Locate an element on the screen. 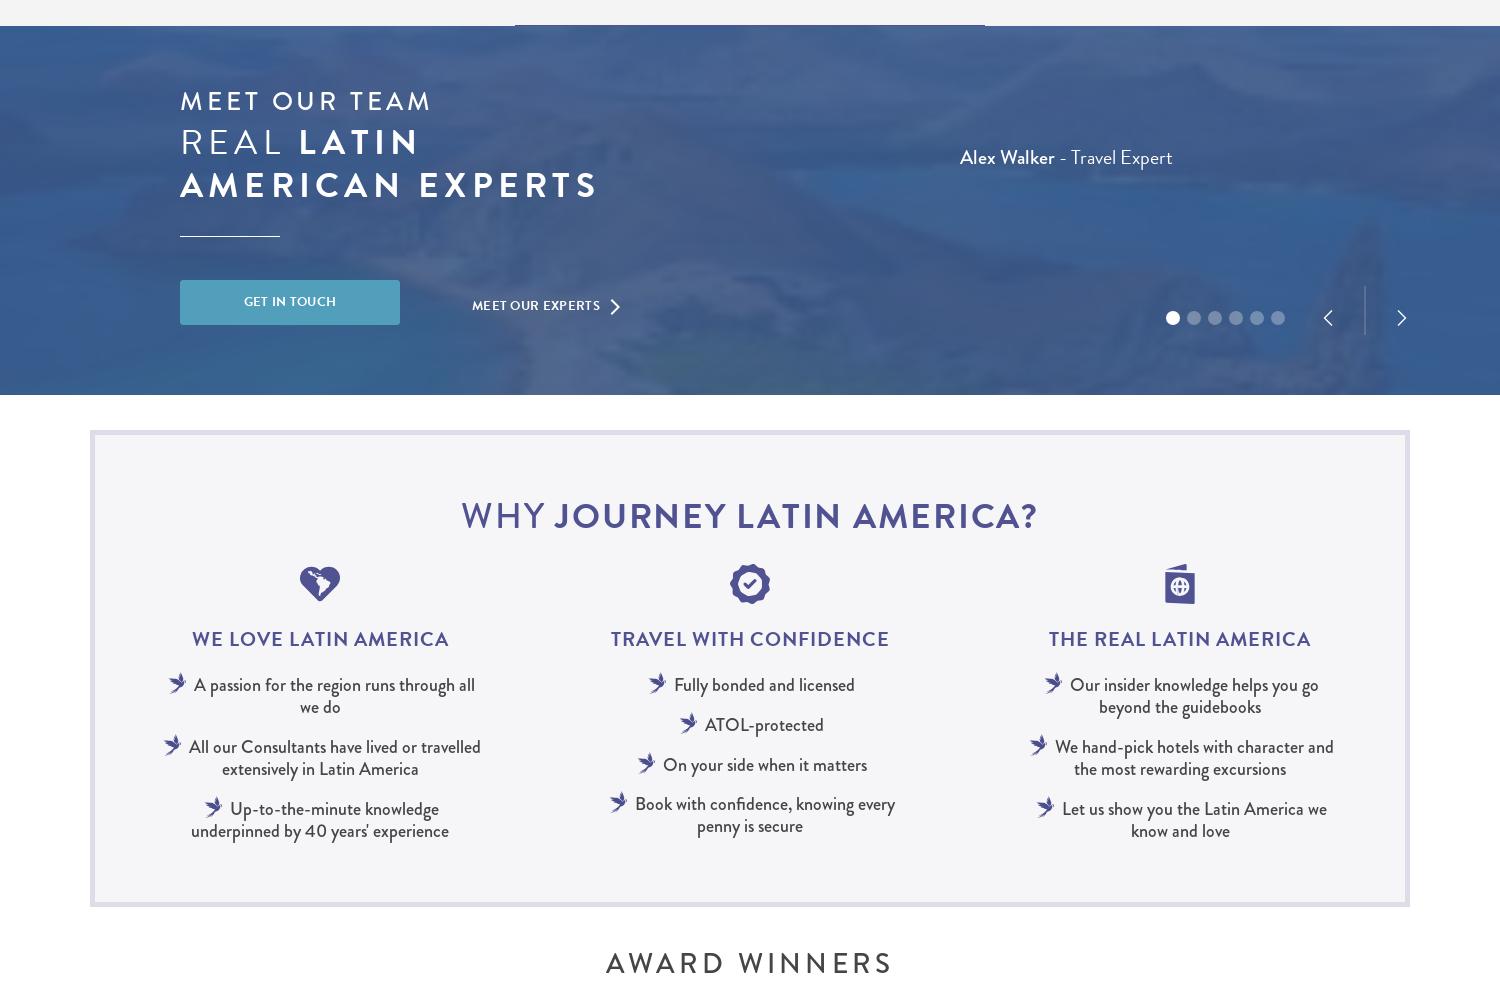  'Latin american experts' is located at coordinates (390, 162).